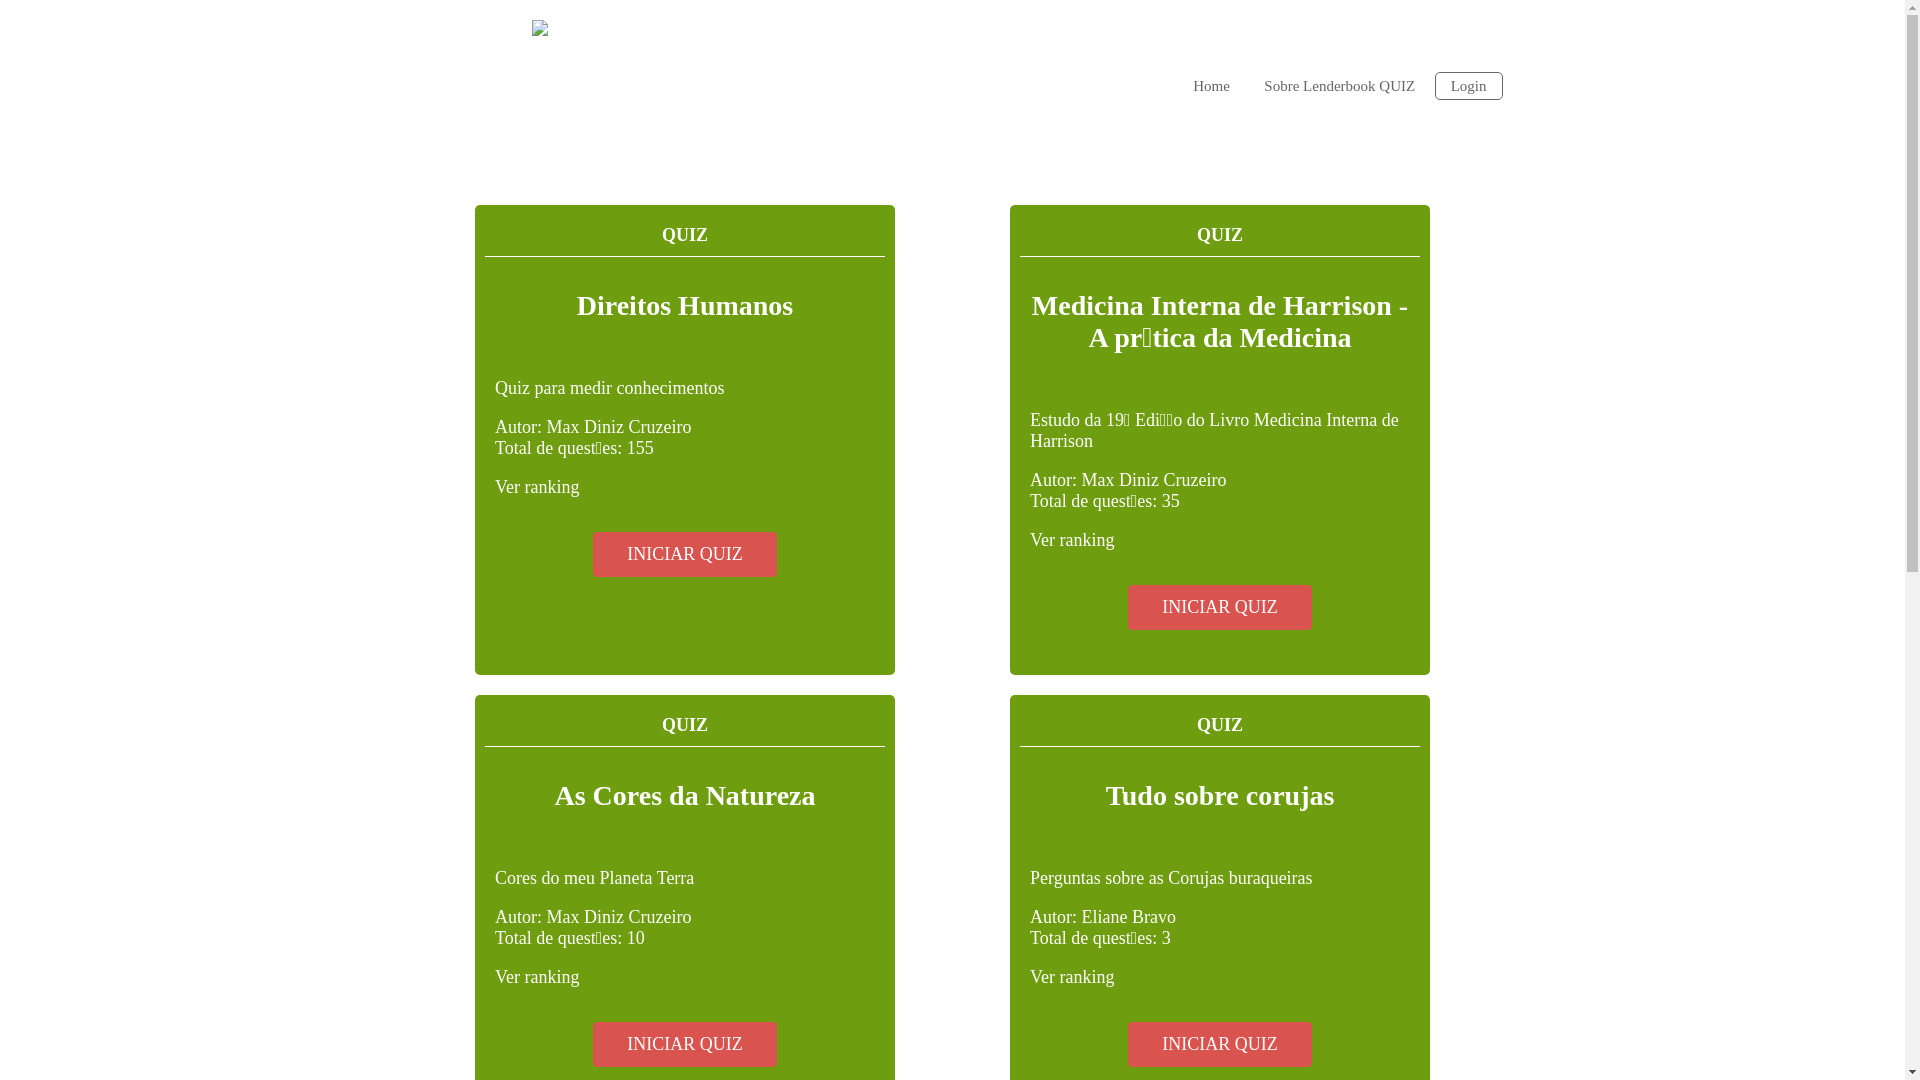 This screenshot has width=1920, height=1080. Describe the element at coordinates (1468, 84) in the screenshot. I see `'Login'` at that location.